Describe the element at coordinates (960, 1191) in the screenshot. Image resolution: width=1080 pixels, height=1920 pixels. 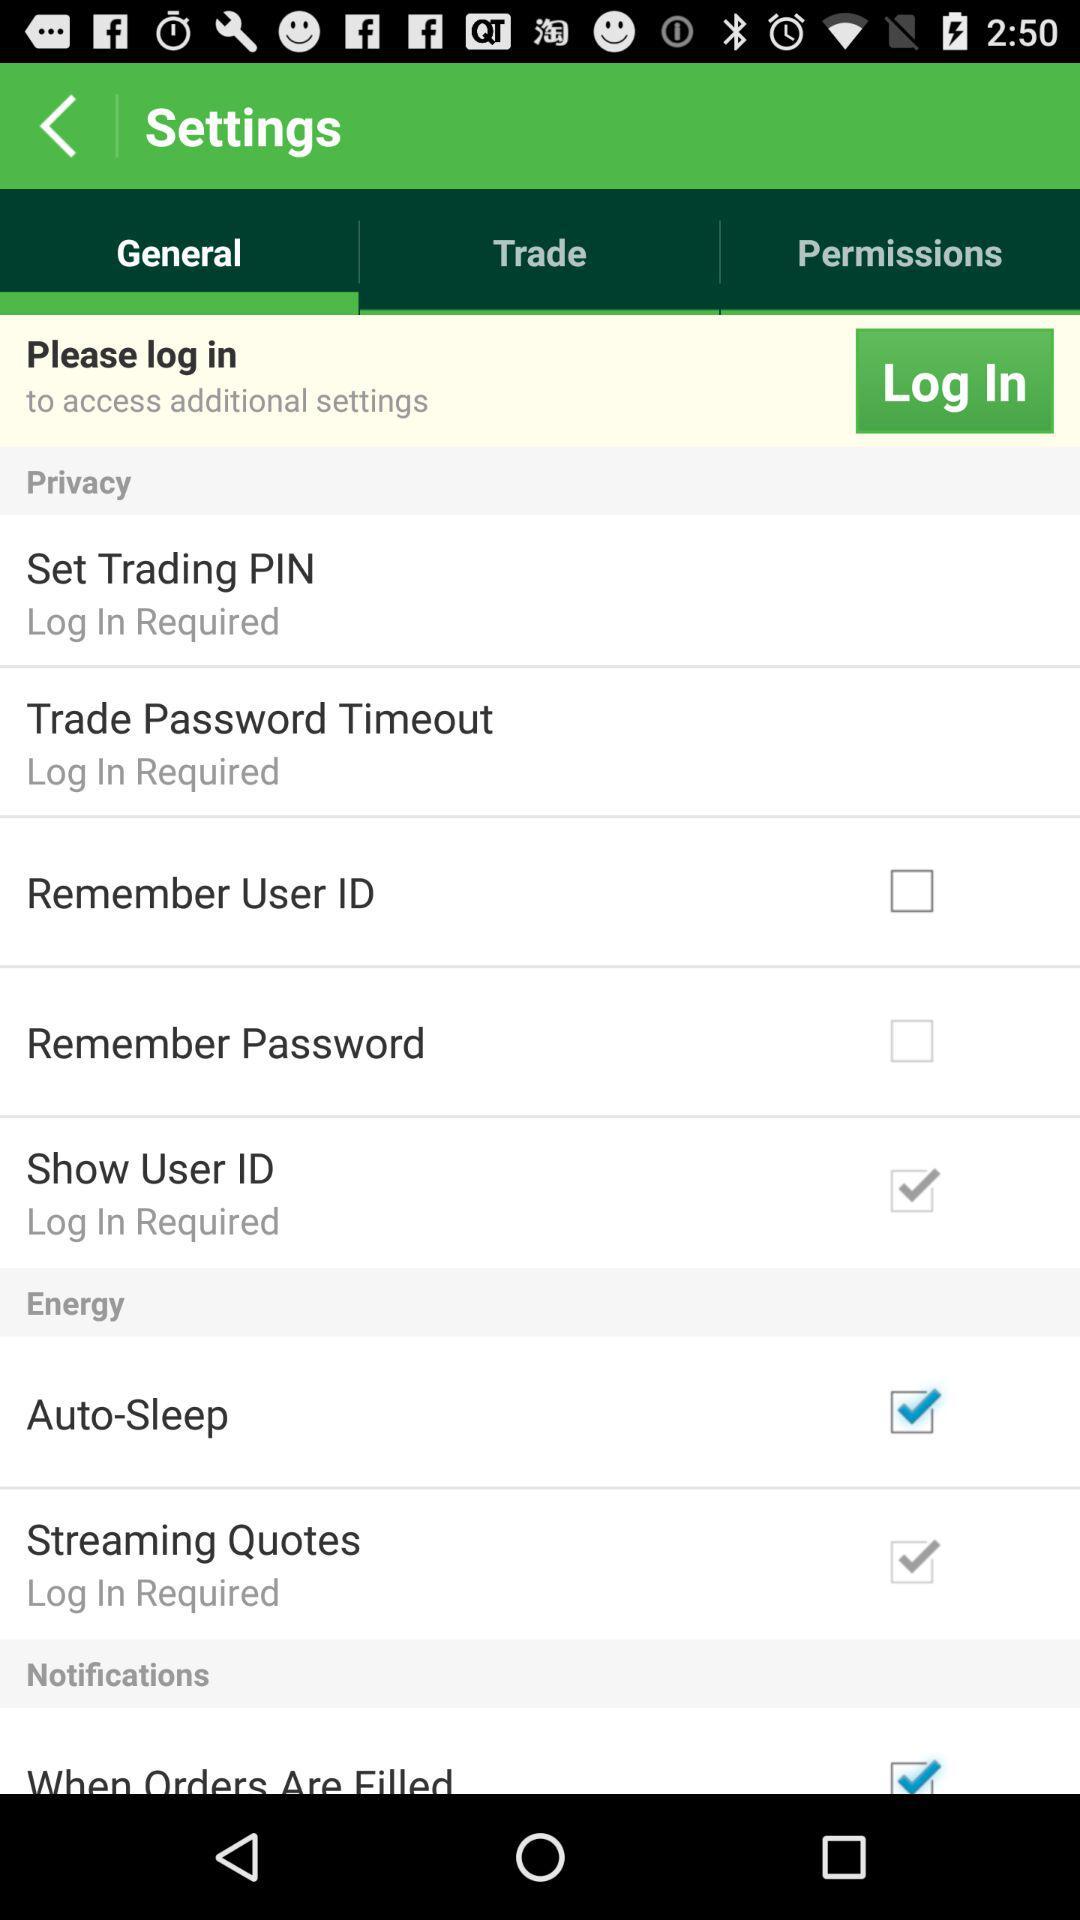
I see `check box beside show user id` at that location.